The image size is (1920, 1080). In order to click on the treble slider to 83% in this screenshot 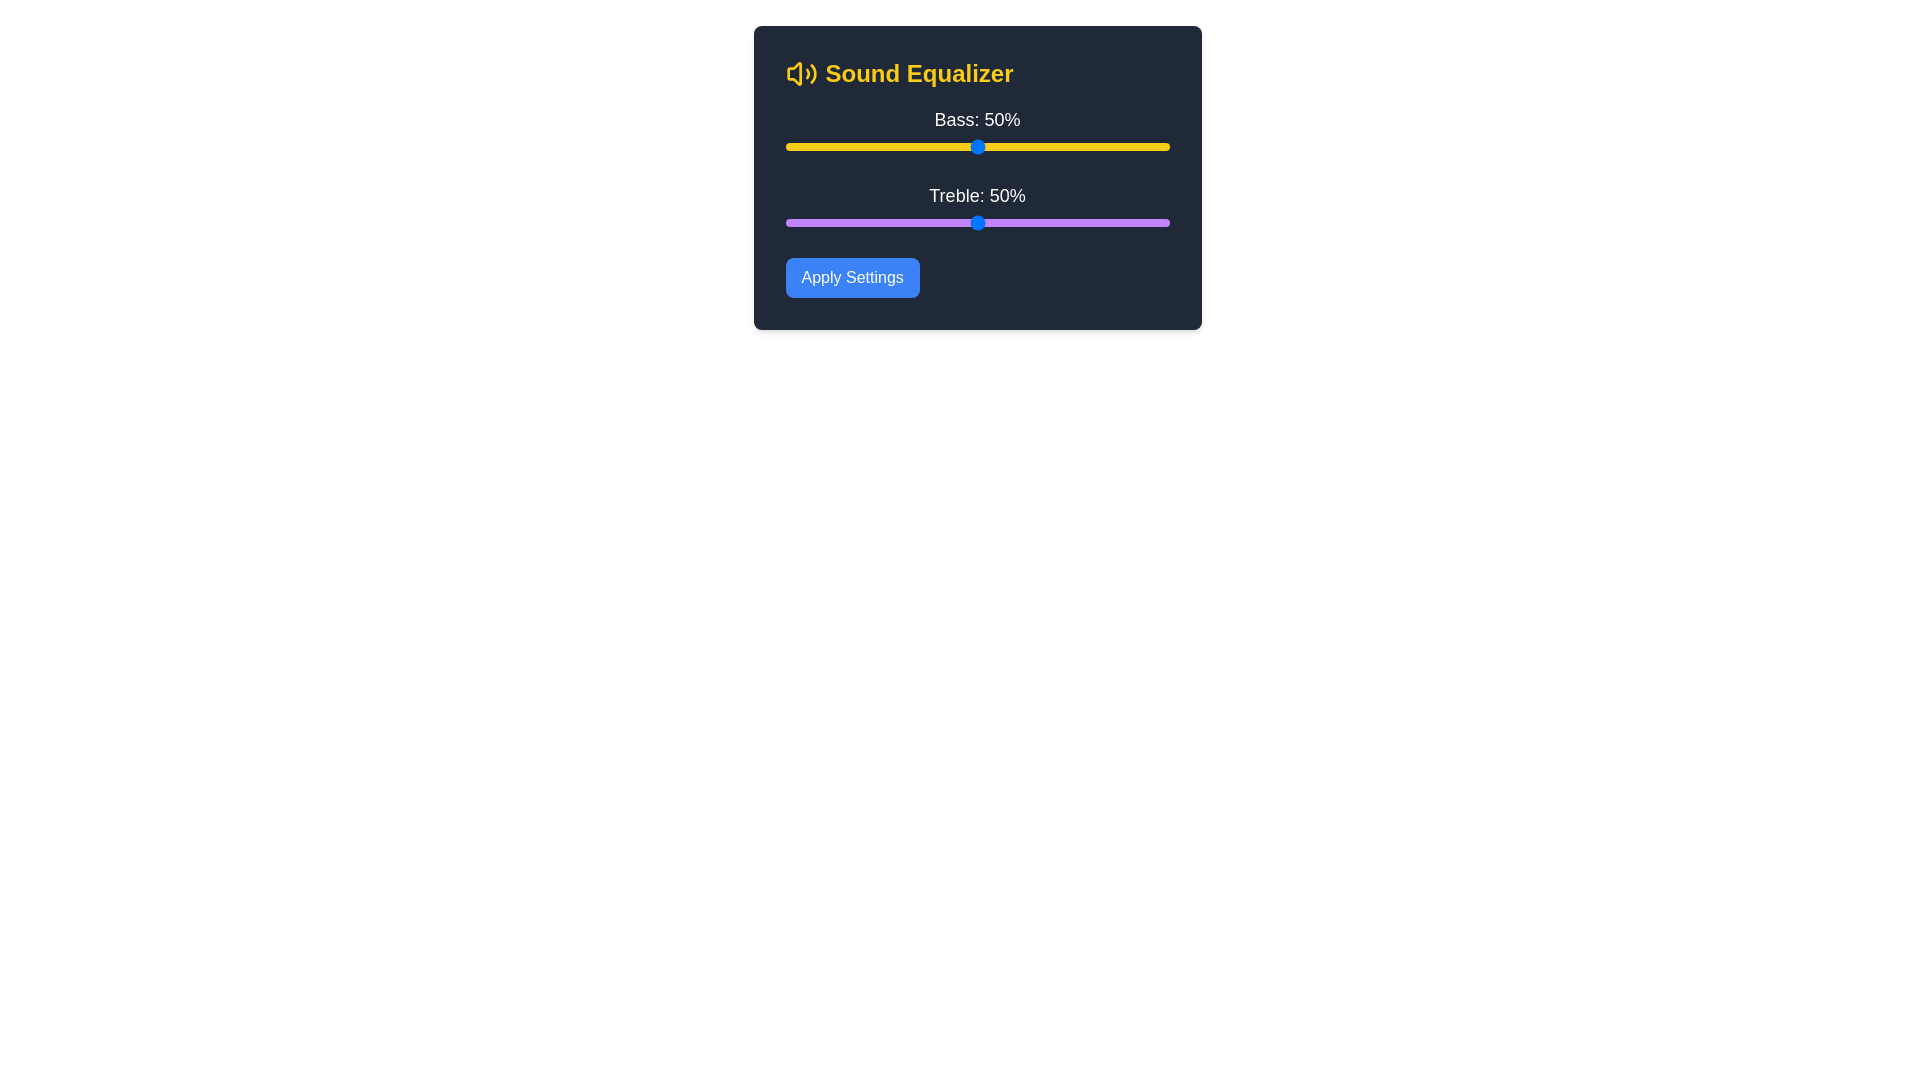, I will do `click(1103, 223)`.